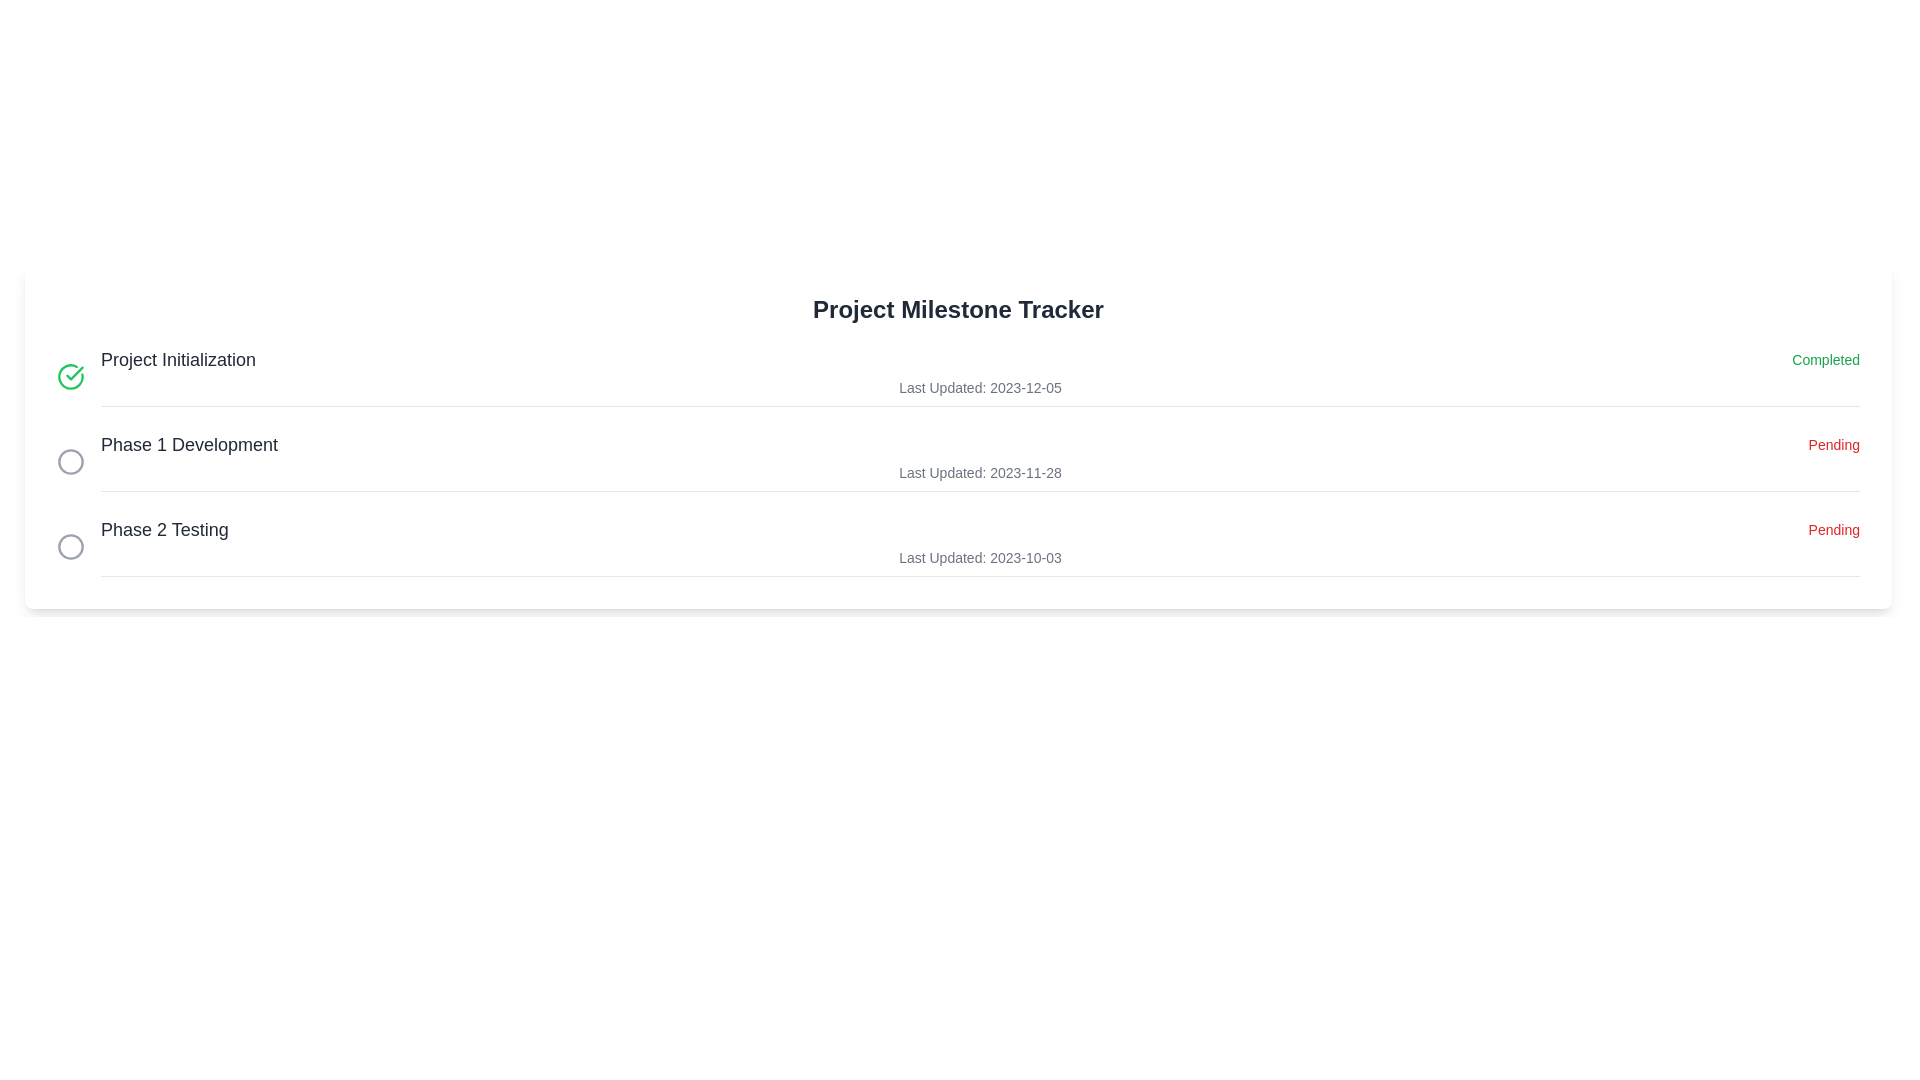 This screenshot has height=1080, width=1920. Describe the element at coordinates (71, 461) in the screenshot. I see `the status icon indicating 'Phase 1 Development'` at that location.